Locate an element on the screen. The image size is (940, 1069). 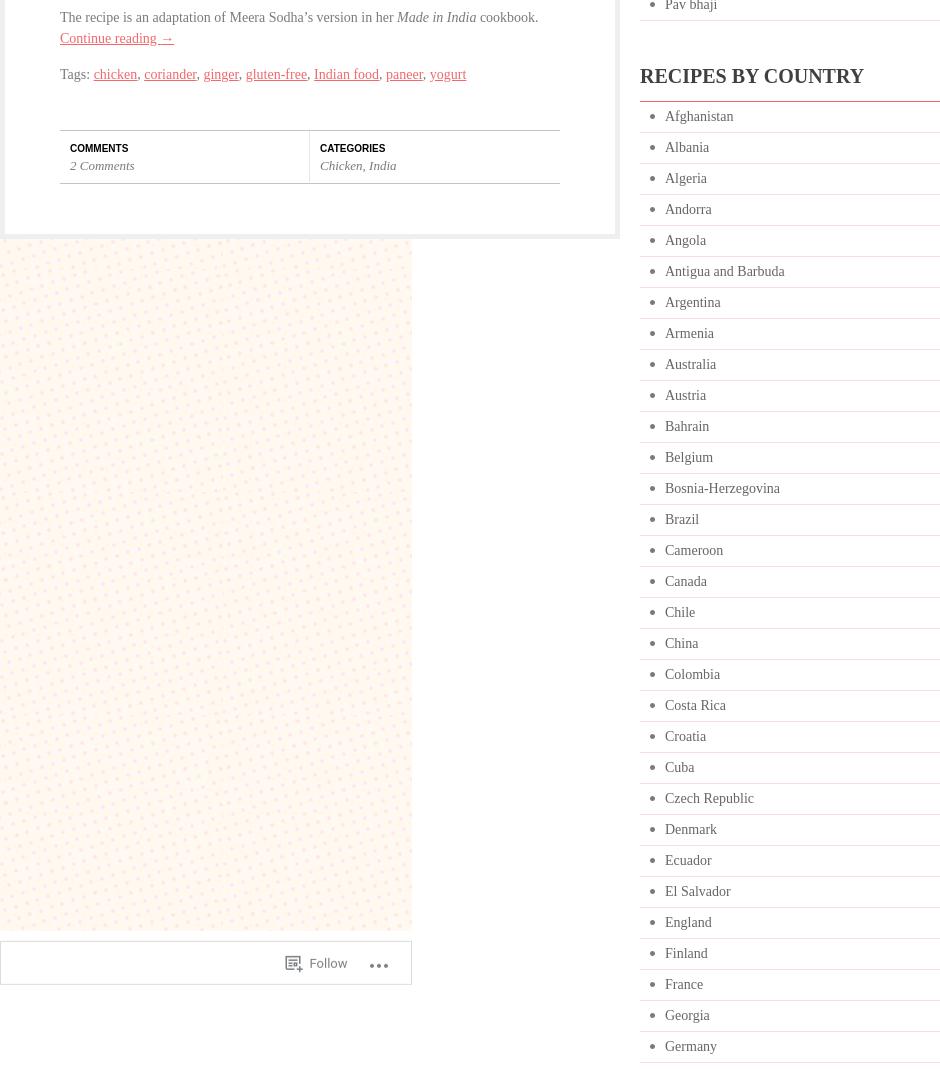
'Bosnia-Herzegovina' is located at coordinates (664, 487).